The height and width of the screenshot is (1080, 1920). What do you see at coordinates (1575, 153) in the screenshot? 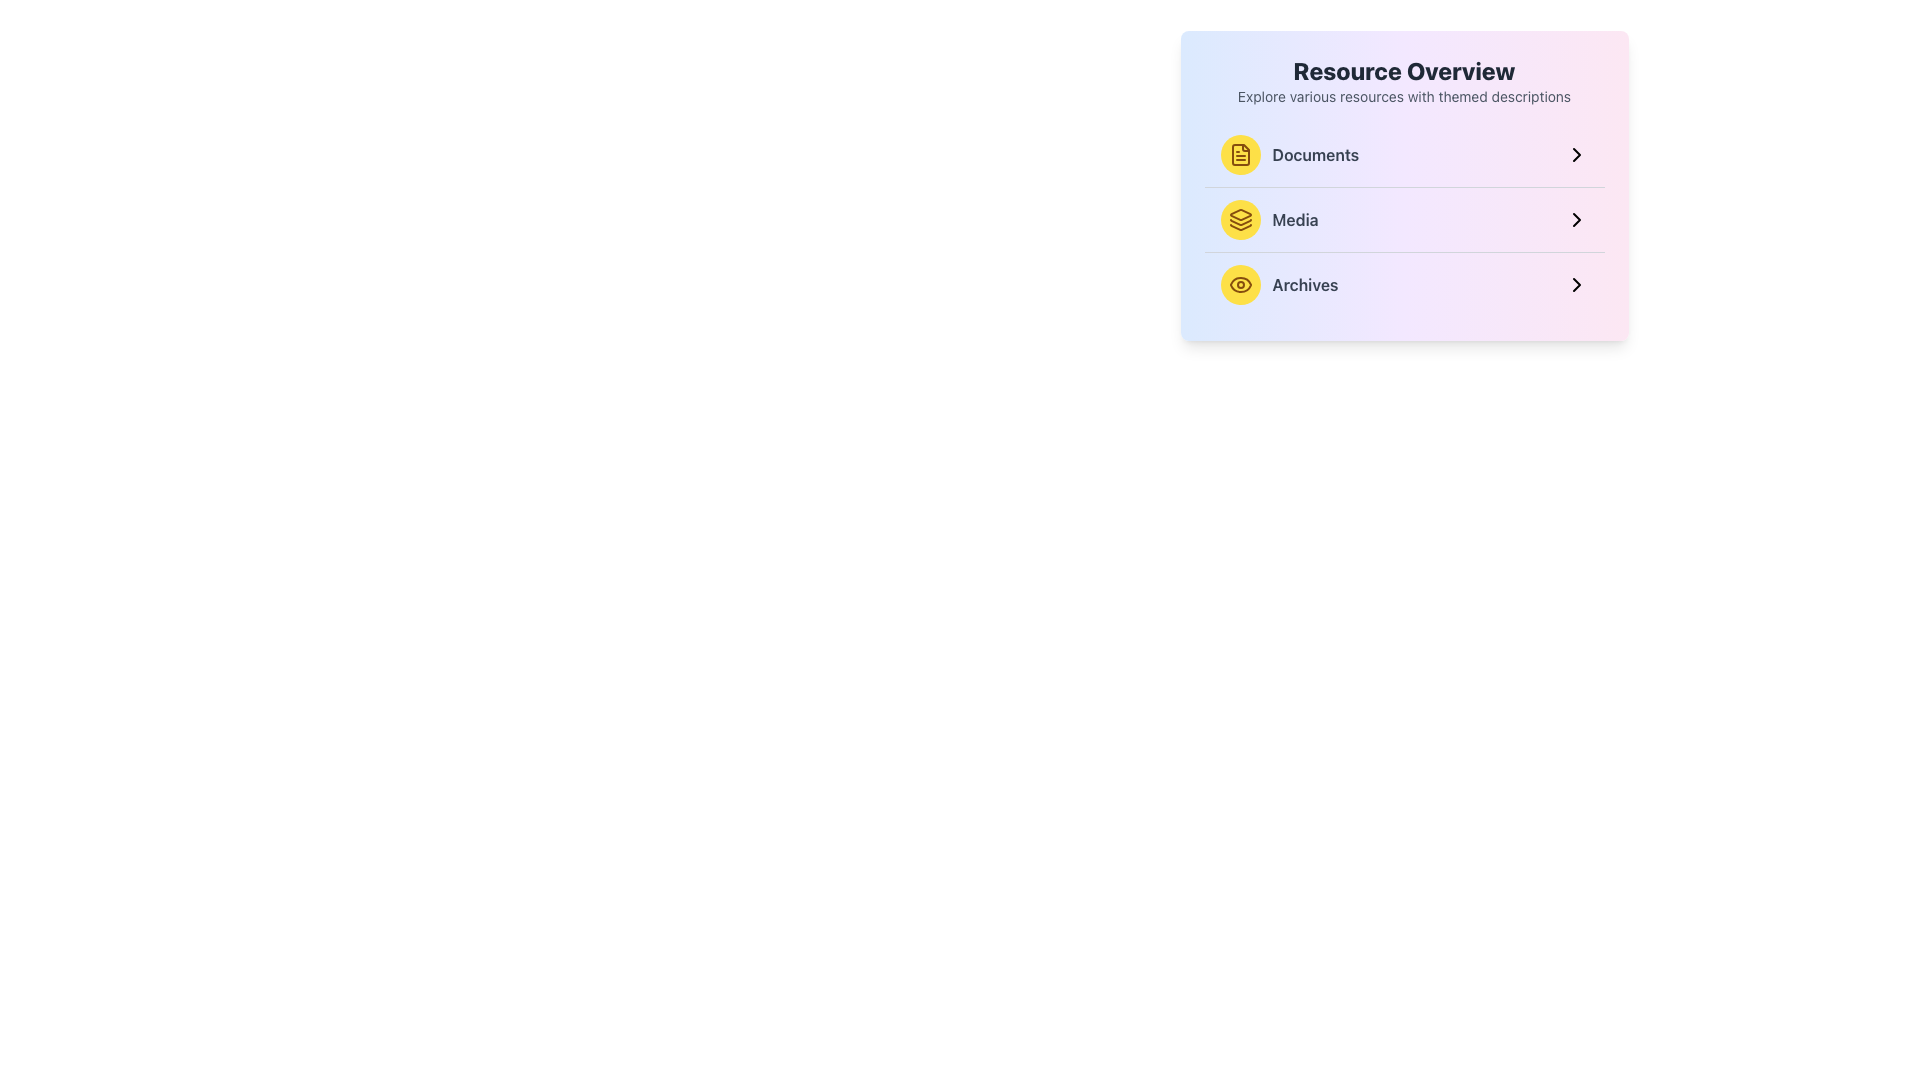
I see `the arrow icon located in the right section of the 'Documents' list item` at bounding box center [1575, 153].